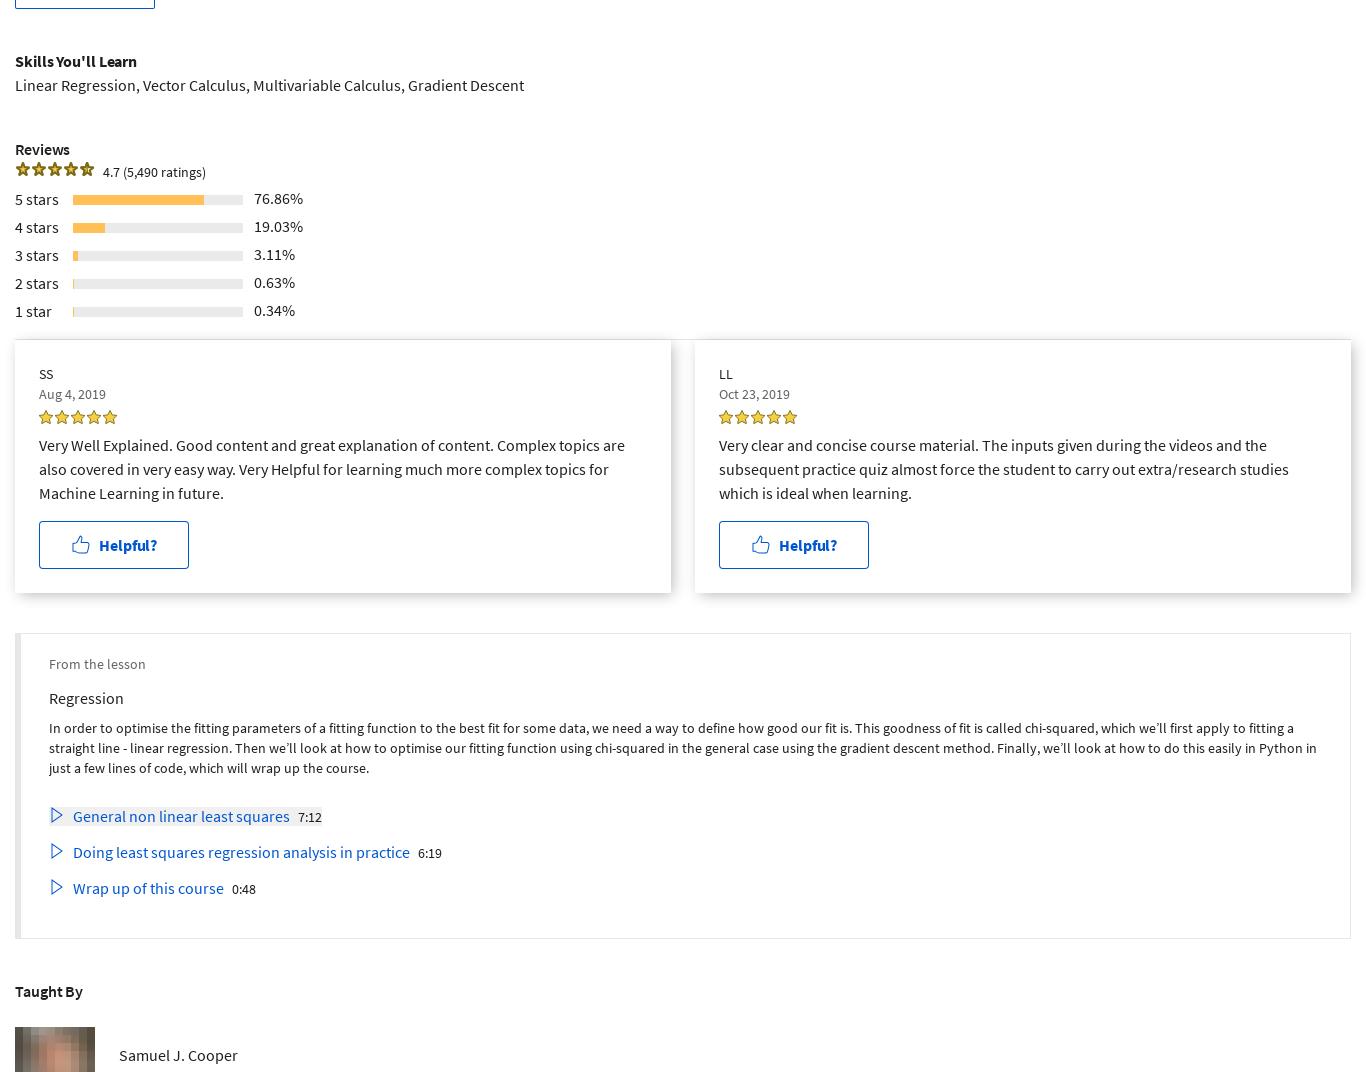 This screenshot has width=1366, height=1072. I want to click on '4 stars', so click(37, 225).